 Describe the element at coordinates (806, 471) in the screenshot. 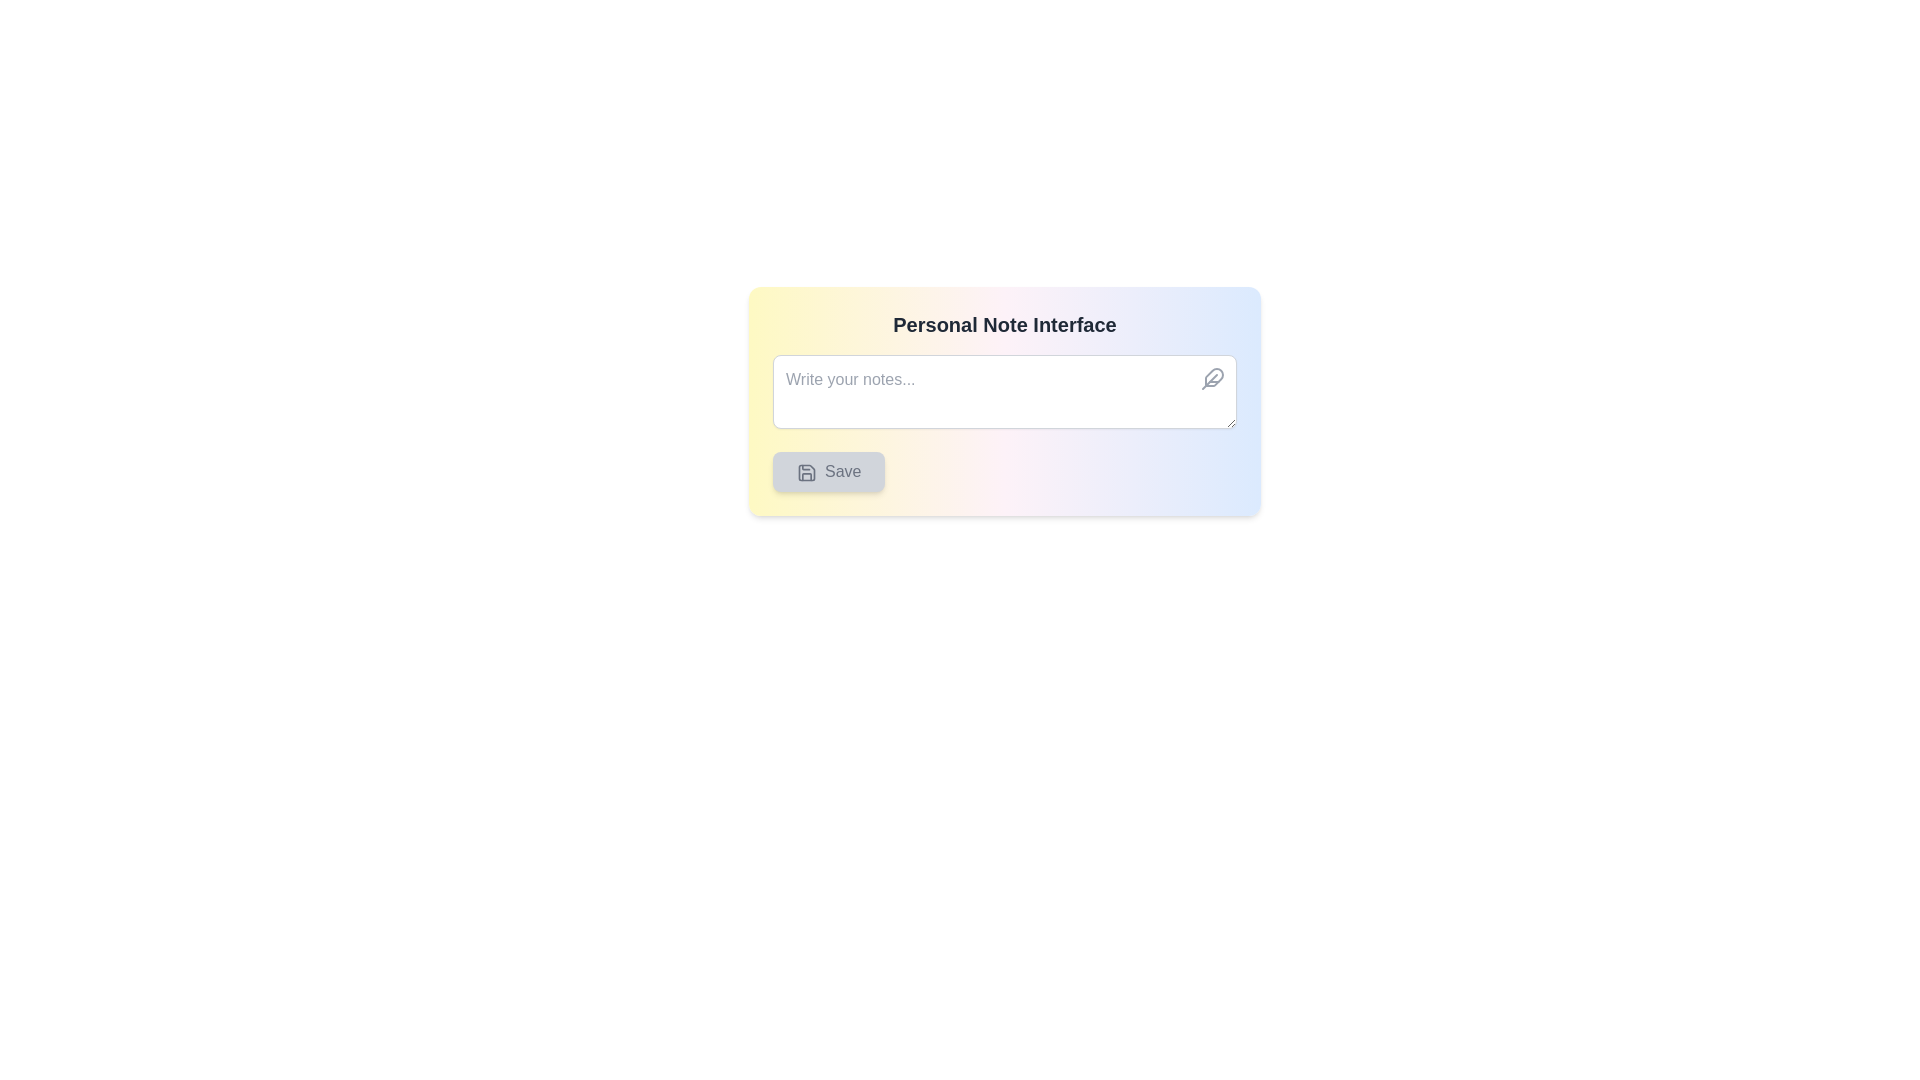

I see `the folder icon located on the toolbar next to the 'Save' button for the context menu` at that location.